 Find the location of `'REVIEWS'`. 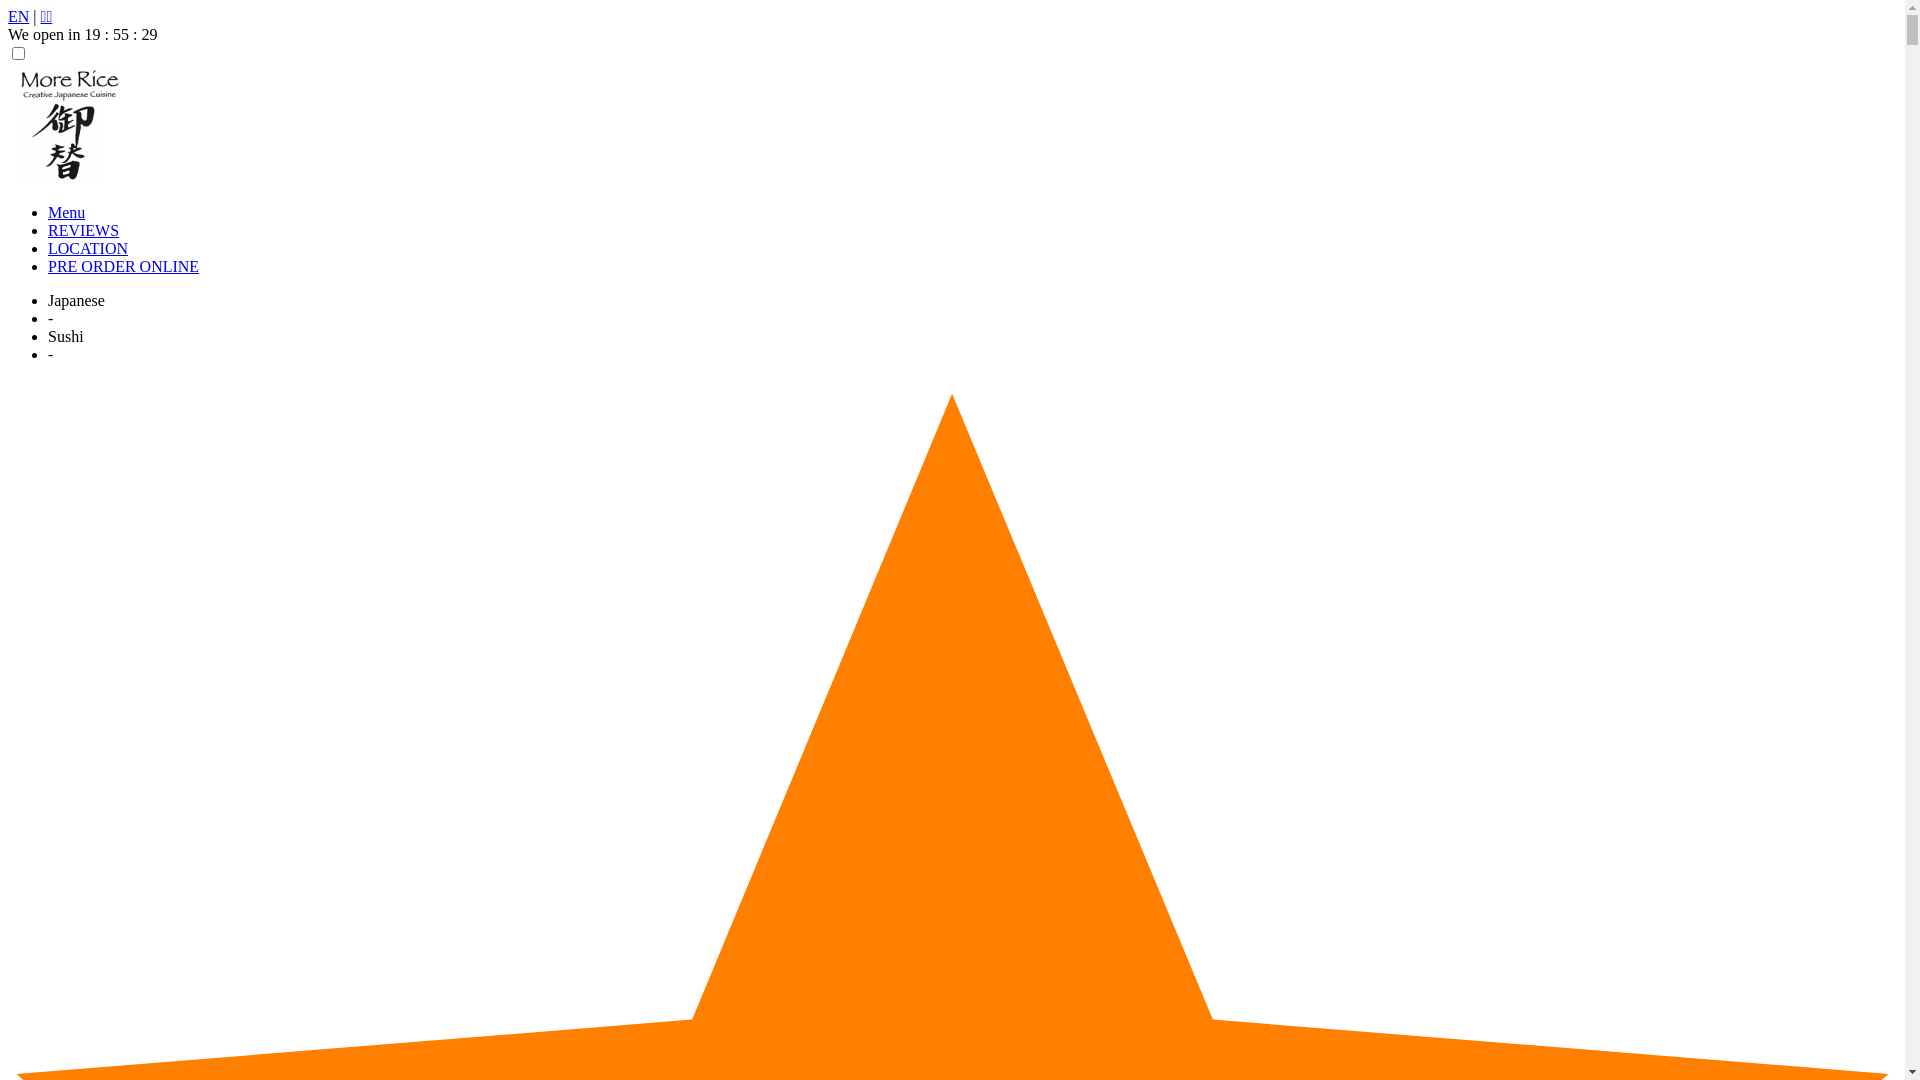

'REVIEWS' is located at coordinates (48, 229).